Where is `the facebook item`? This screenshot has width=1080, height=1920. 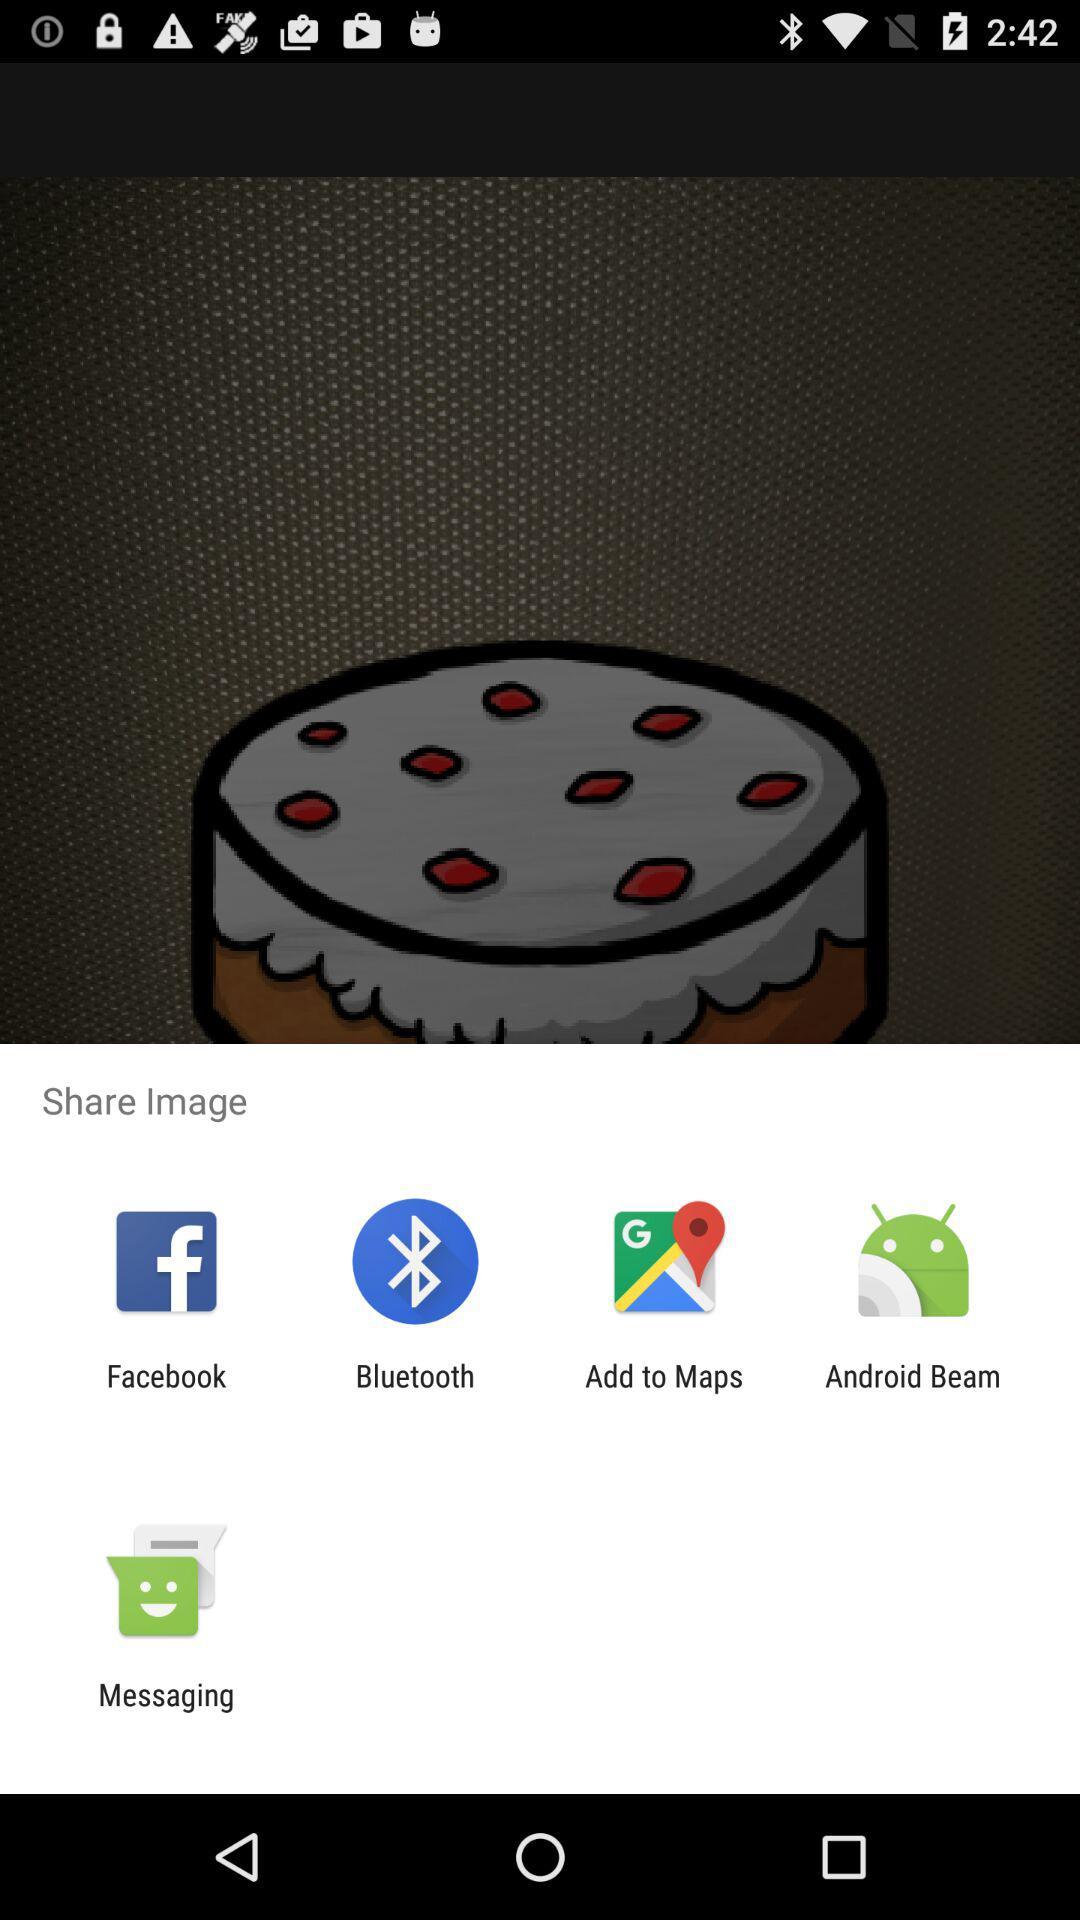 the facebook item is located at coordinates (165, 1392).